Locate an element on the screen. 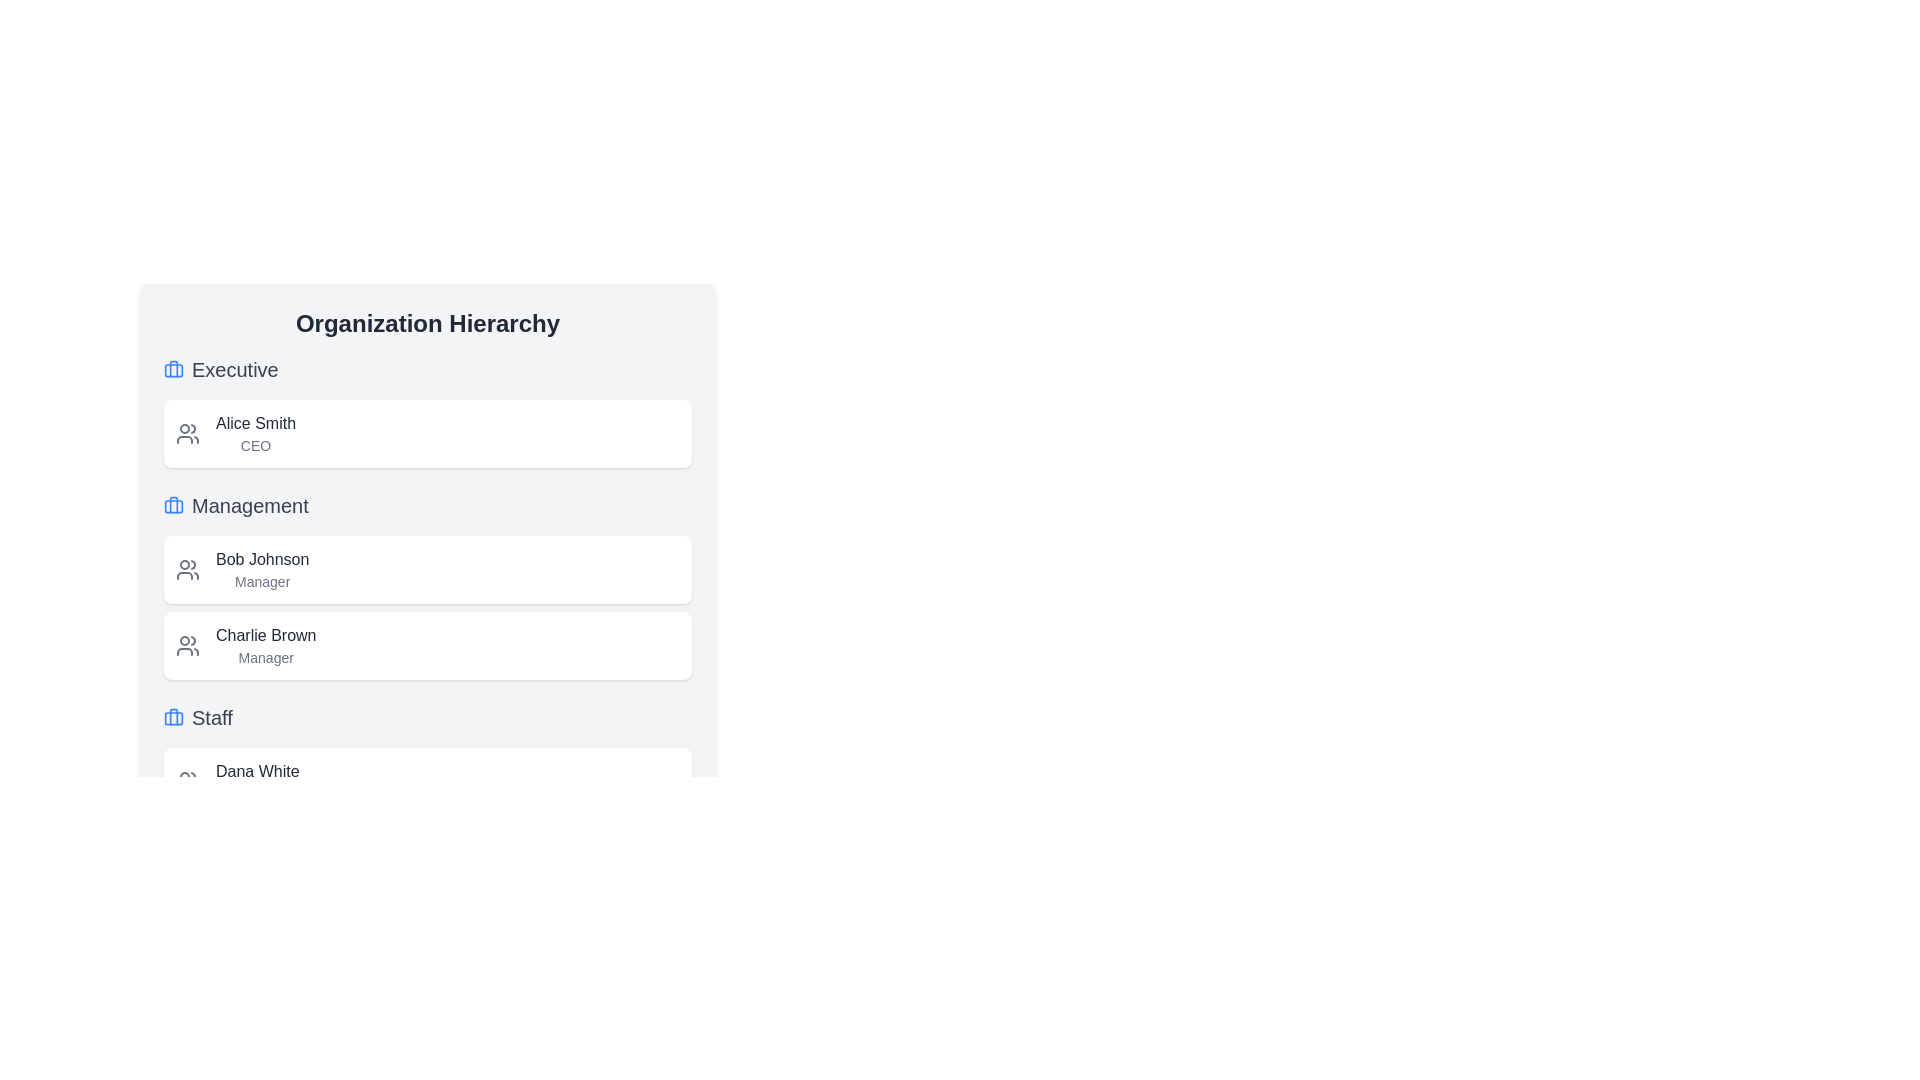  any clickable components within the 'Staff' section, which is located at the bottom of the organizational hierarchy below 'Executive' and 'Management' is located at coordinates (426, 797).